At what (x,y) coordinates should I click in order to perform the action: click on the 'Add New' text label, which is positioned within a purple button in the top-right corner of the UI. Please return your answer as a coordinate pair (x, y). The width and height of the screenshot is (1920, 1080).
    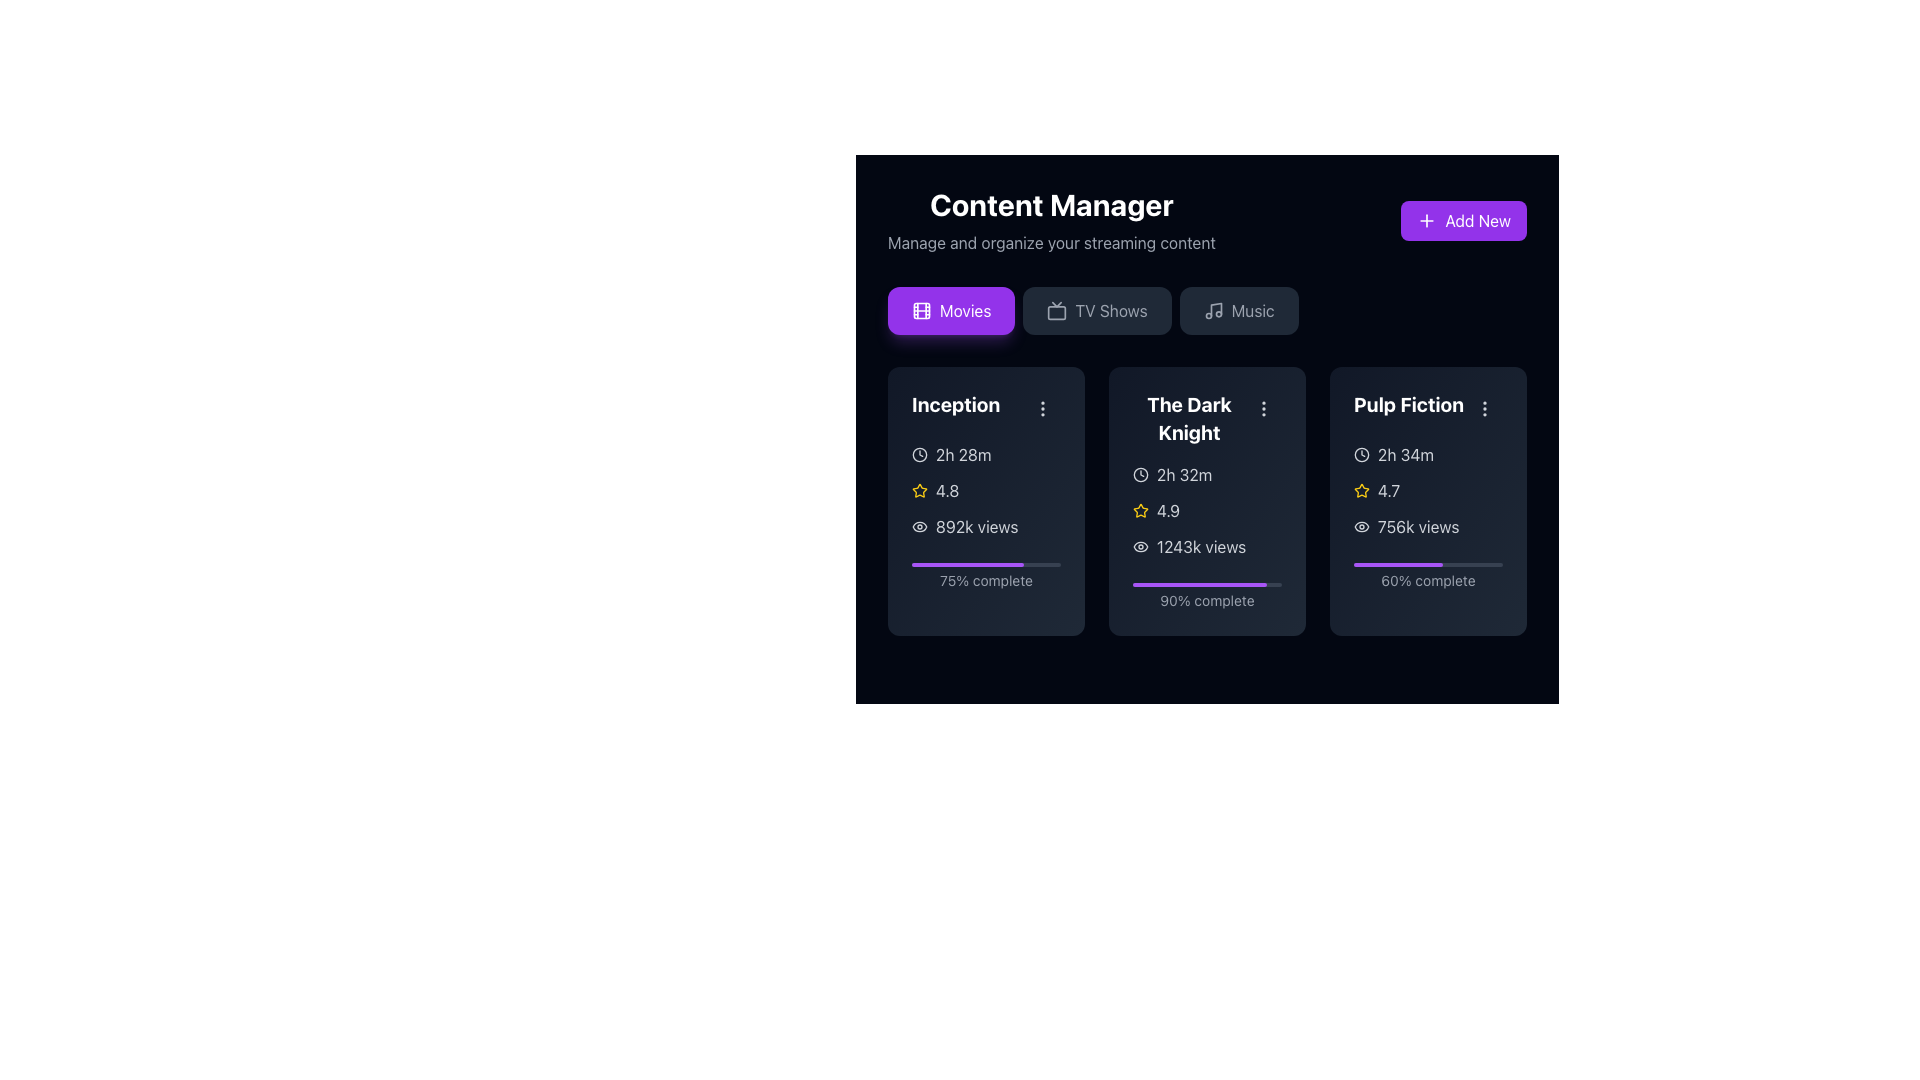
    Looking at the image, I should click on (1478, 220).